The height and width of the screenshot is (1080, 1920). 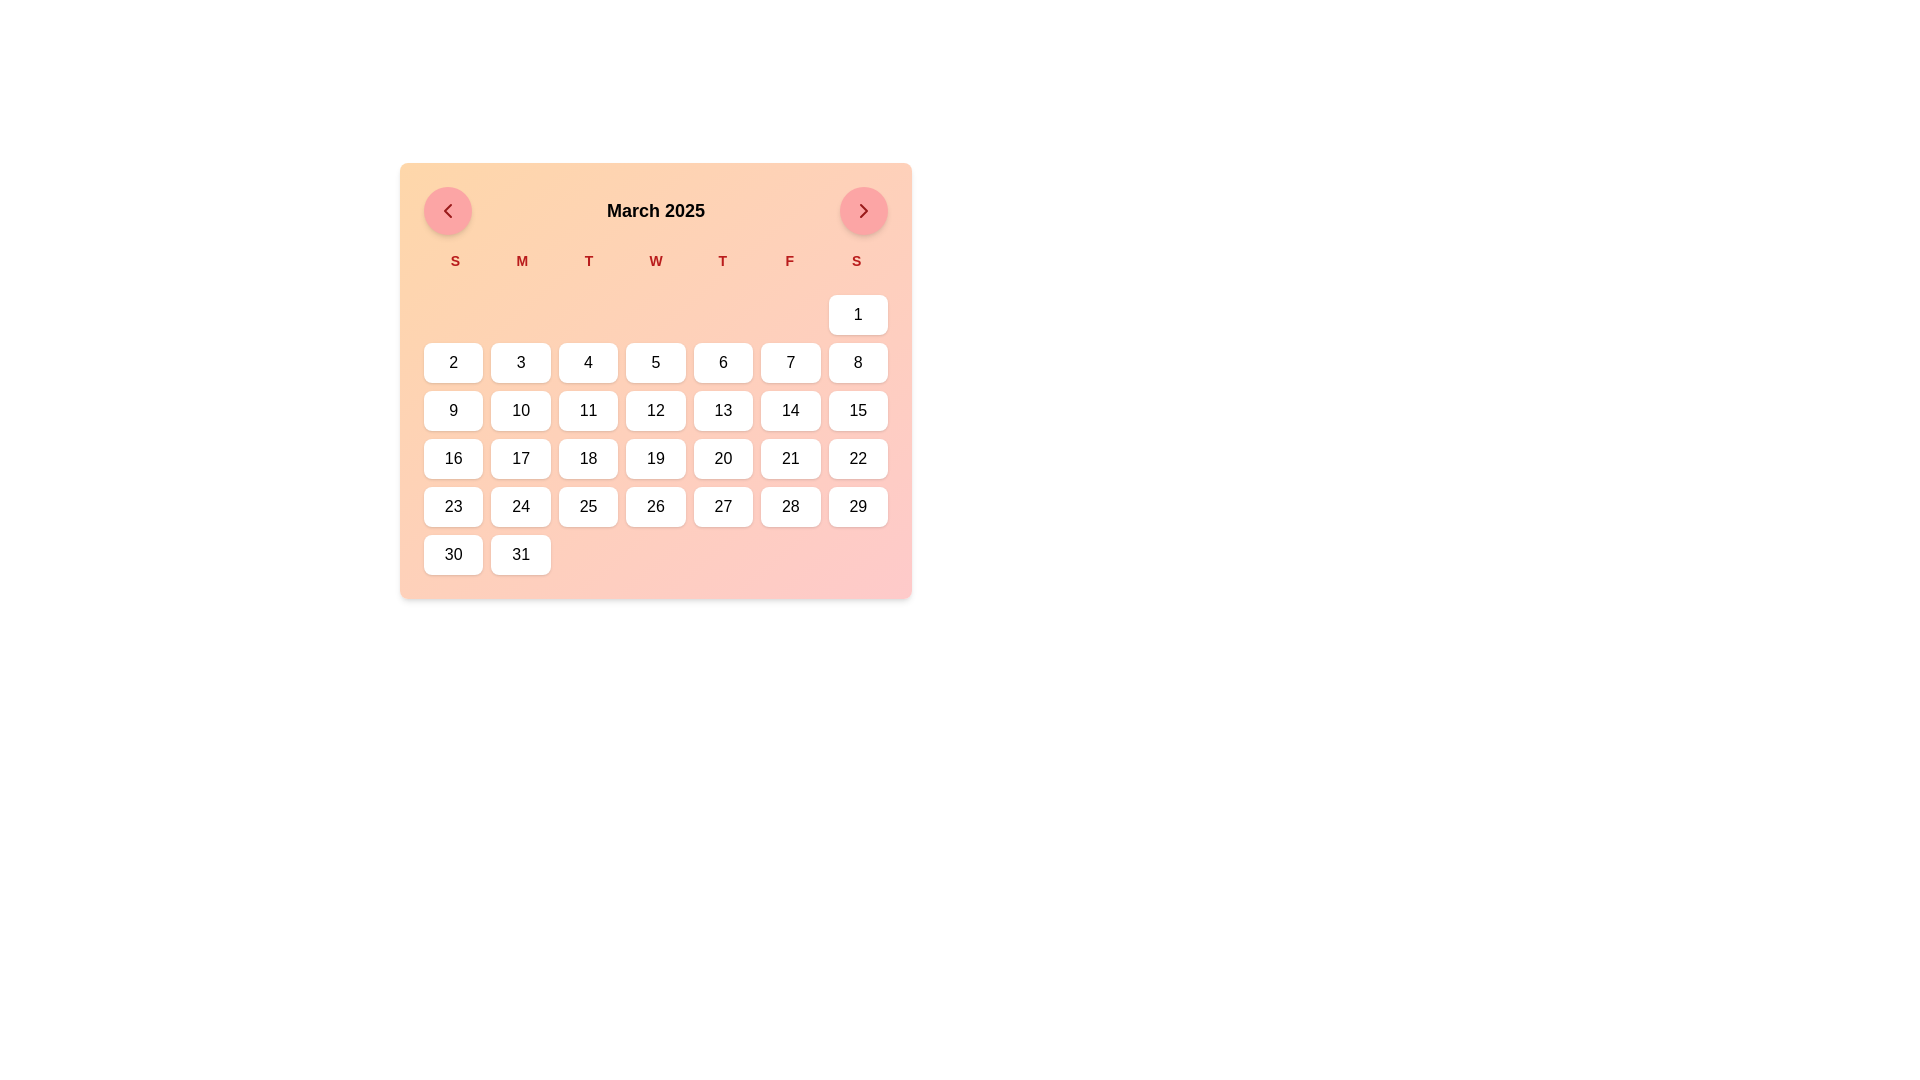 What do you see at coordinates (856, 260) in the screenshot?
I see `the static text label displaying the uppercase letter 'S' in red, which is the last element in the row of day headers at the top of the calendar interface` at bounding box center [856, 260].